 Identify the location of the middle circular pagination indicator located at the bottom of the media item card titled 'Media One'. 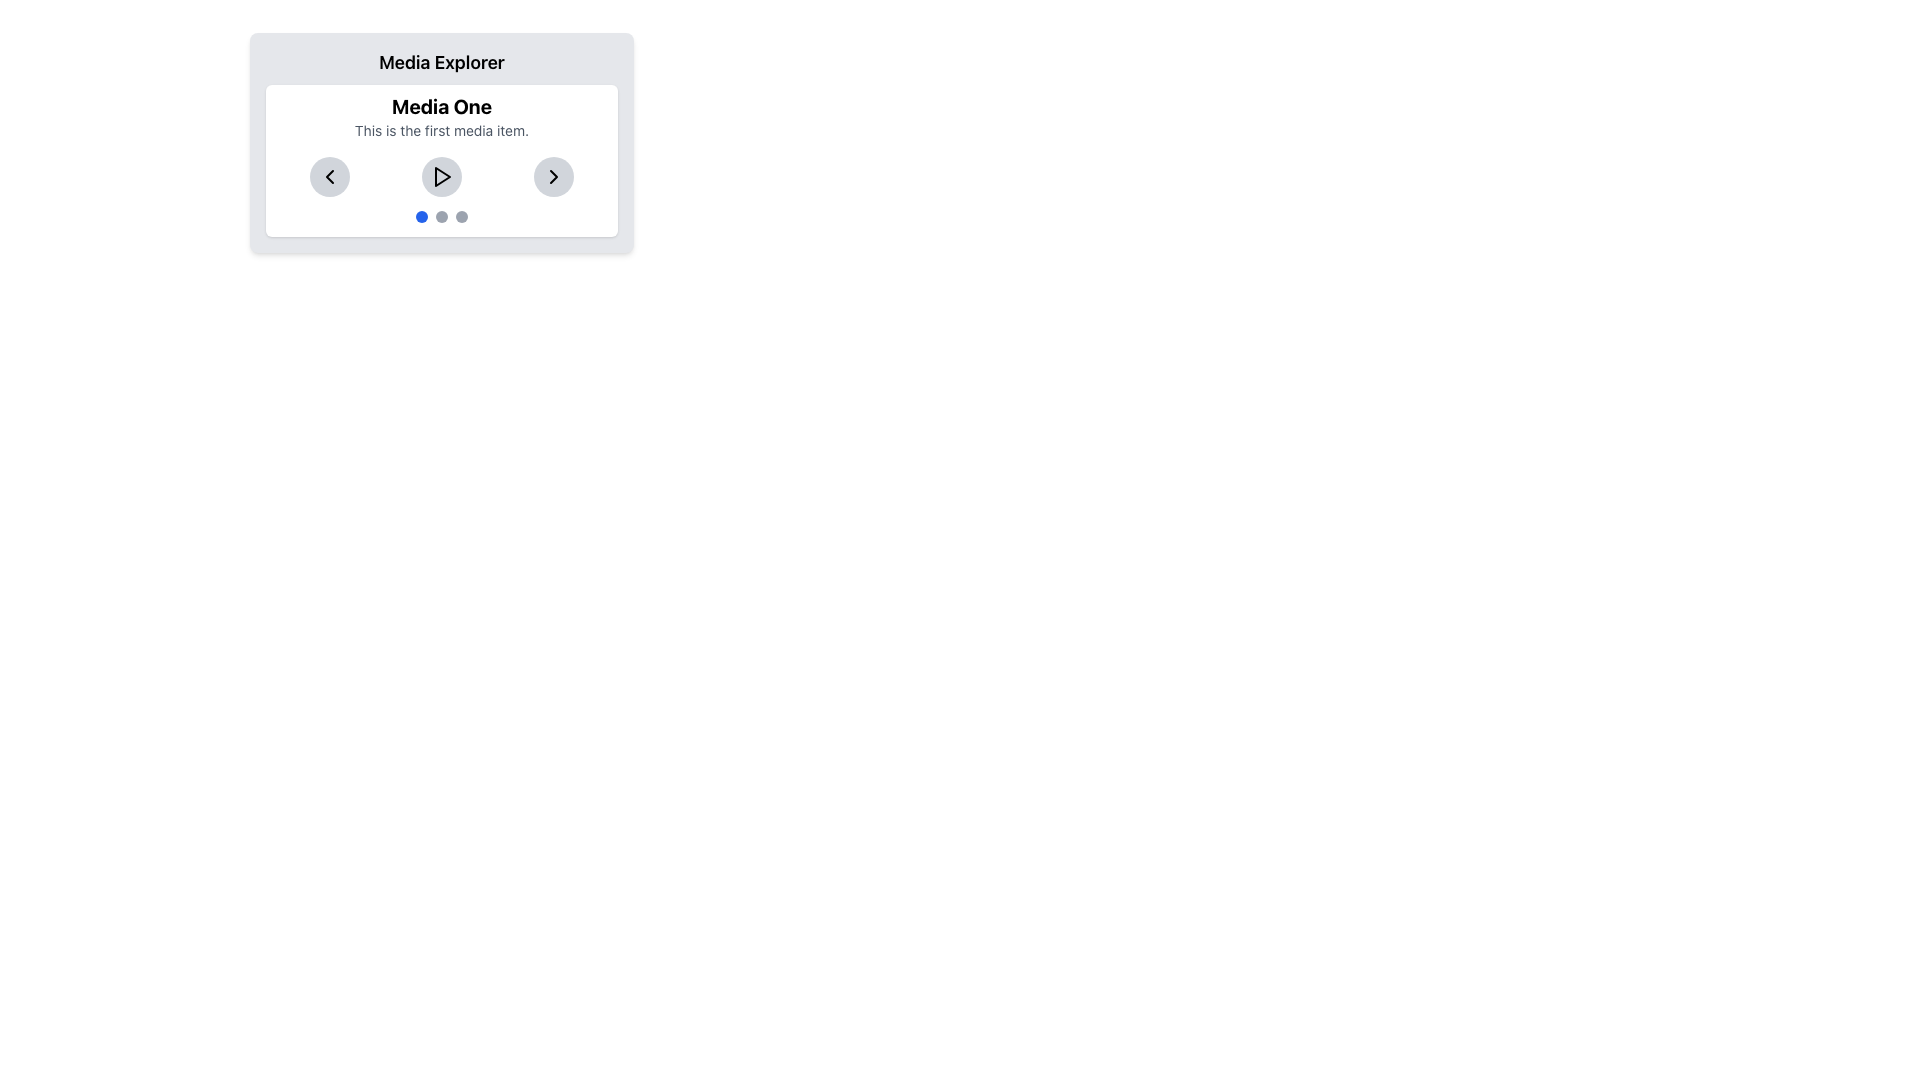
(440, 216).